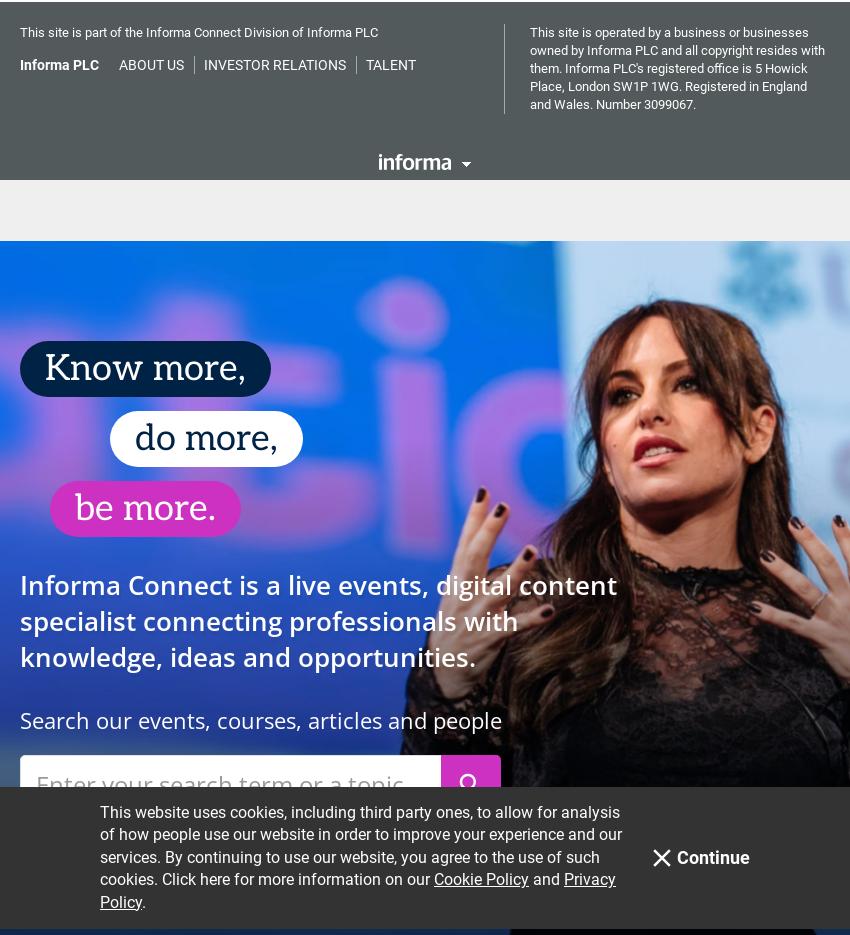  What do you see at coordinates (232, 818) in the screenshot?
I see `'arrow_downward'` at bounding box center [232, 818].